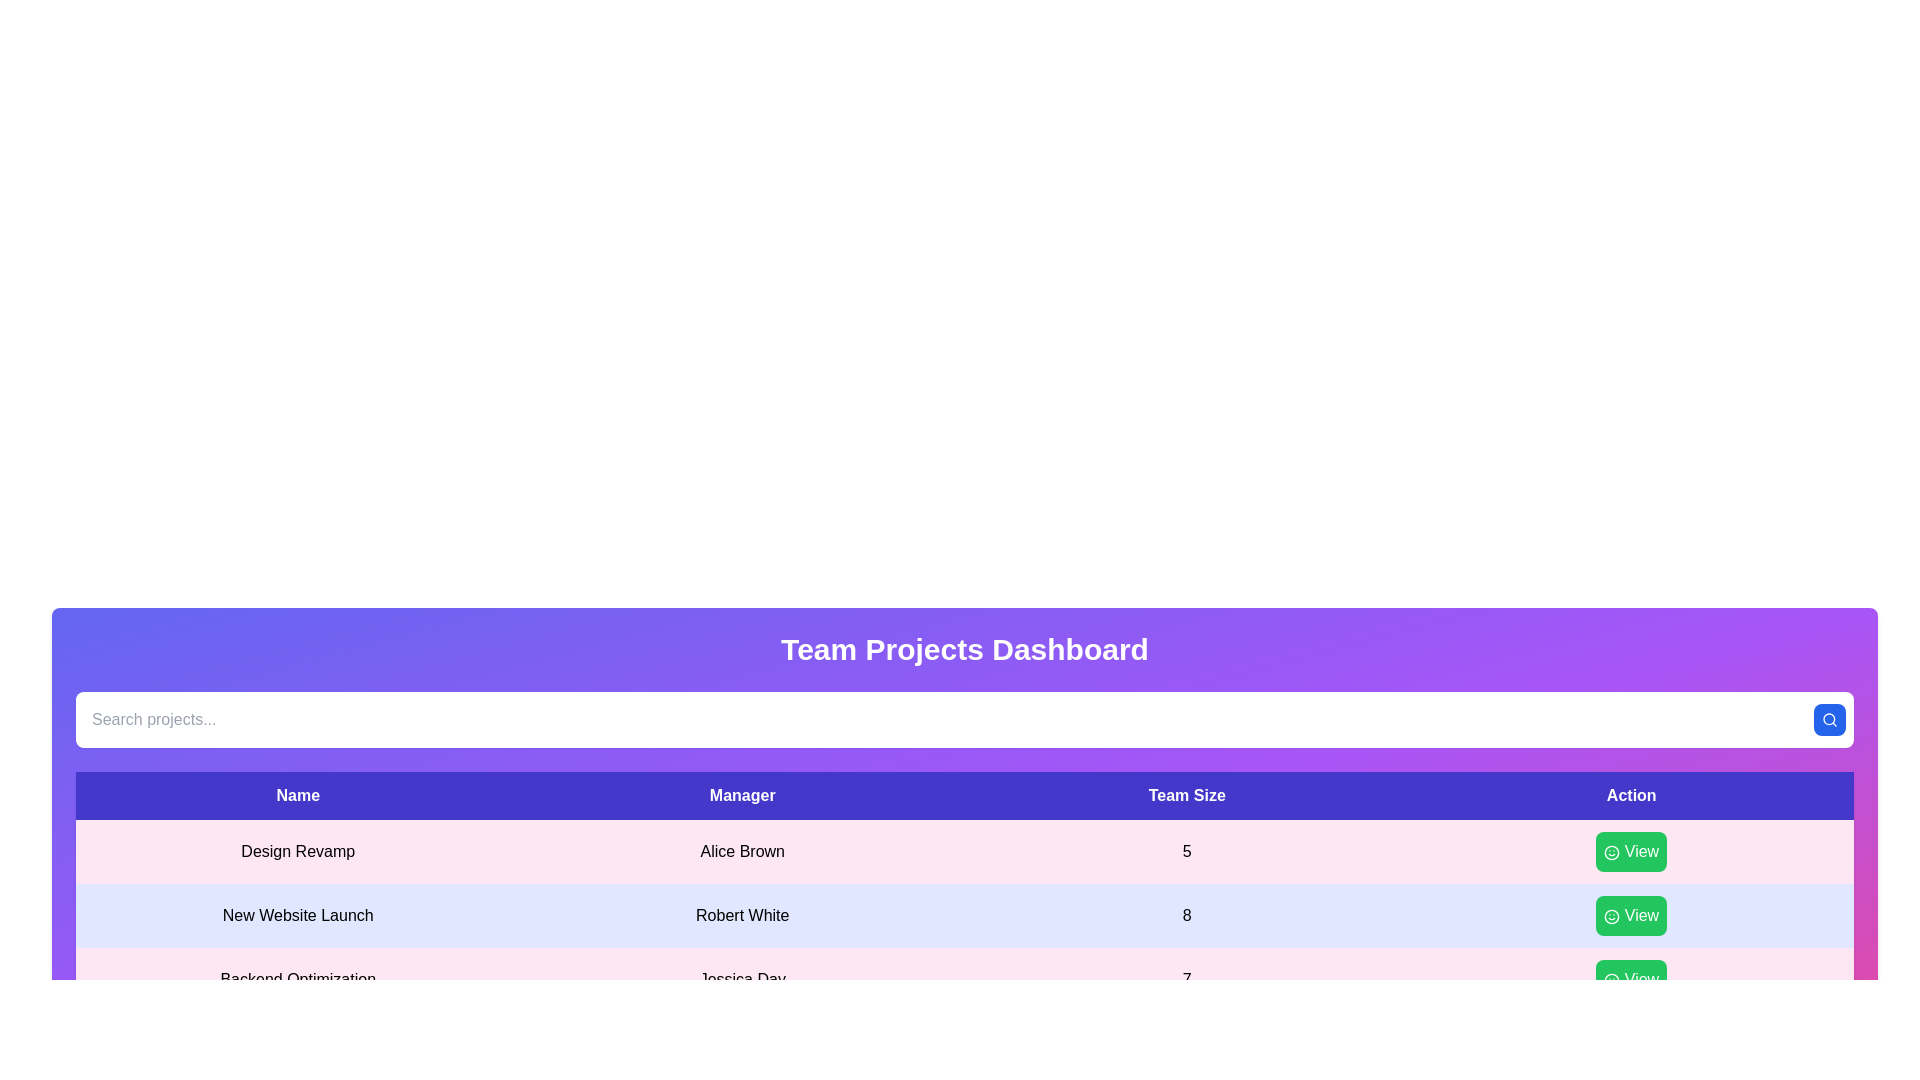 Image resolution: width=1920 pixels, height=1080 pixels. What do you see at coordinates (1631, 794) in the screenshot?
I see `the 'Action' header label in the top-right section of the data table header row, which indicates the corresponding cells below will display action-related options or information` at bounding box center [1631, 794].